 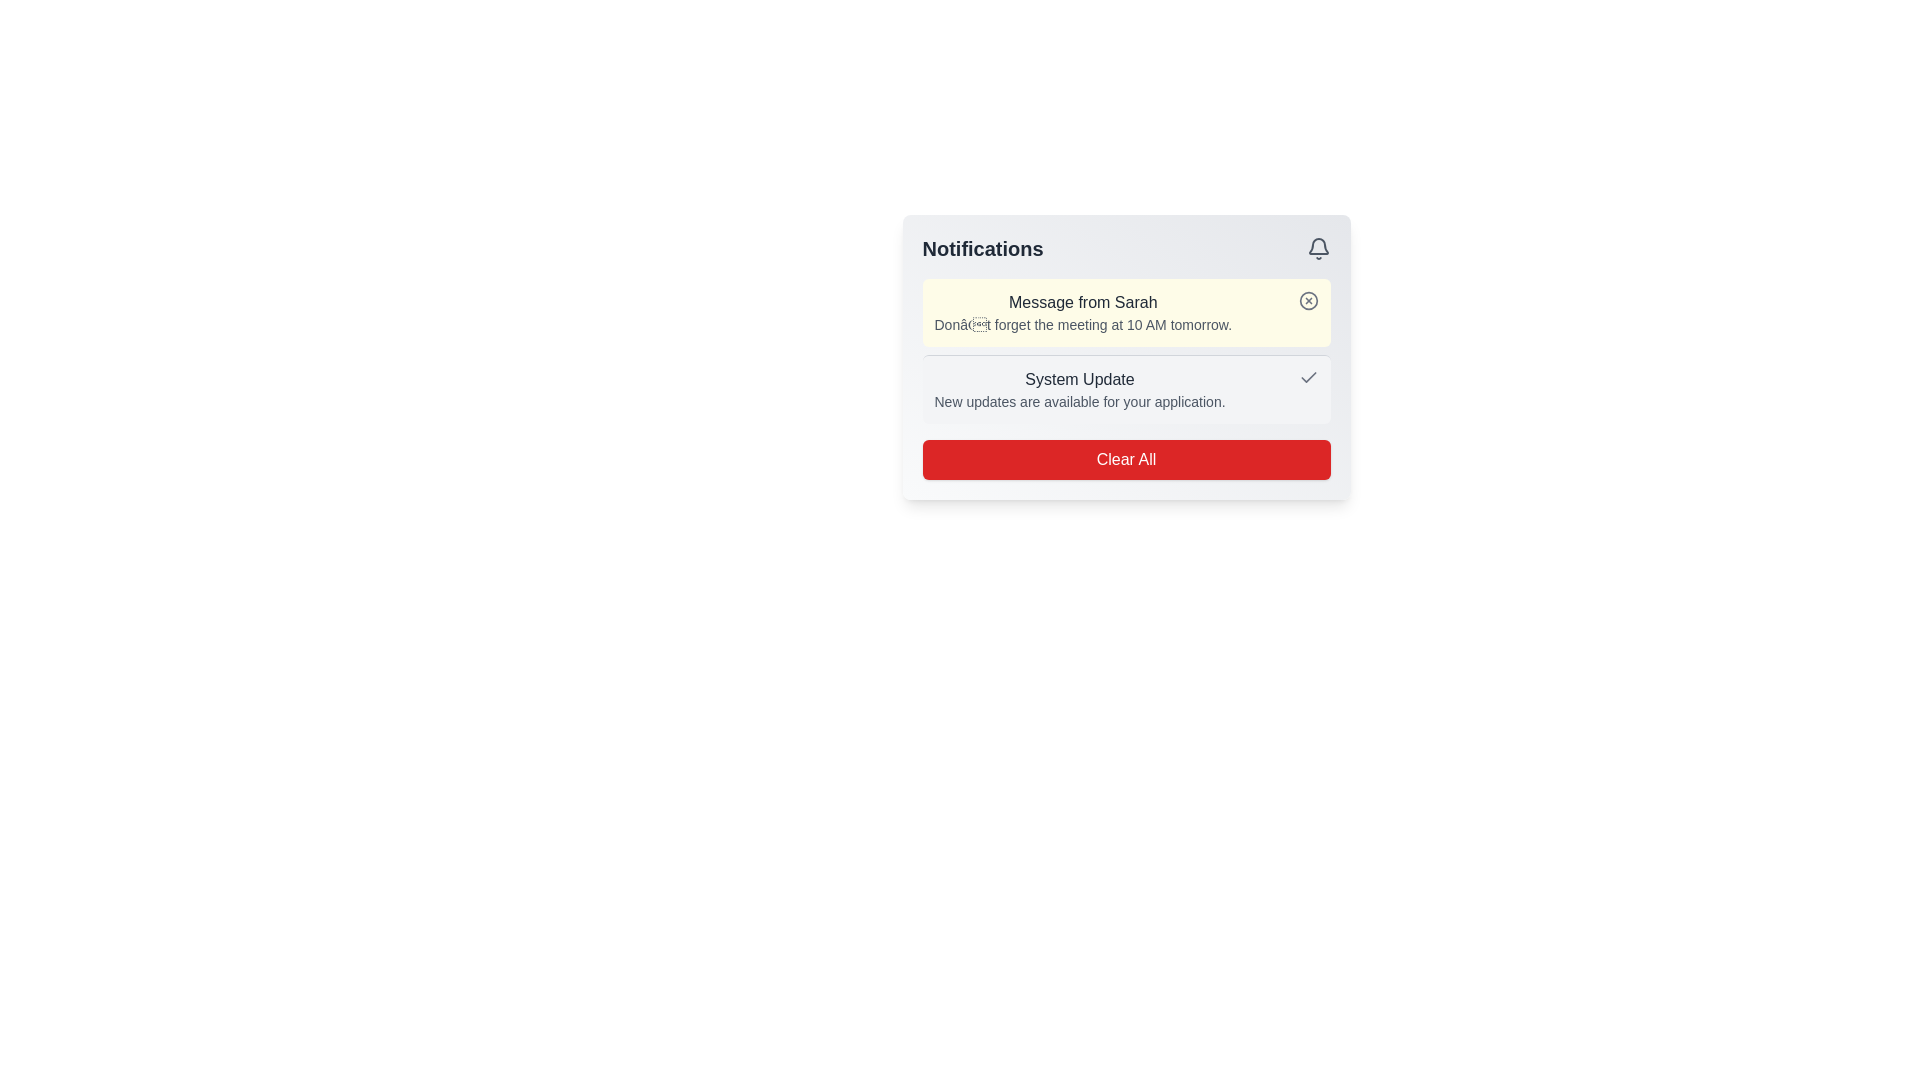 I want to click on text of the 'System Update' notification, which states 'New updates are available for your application.', so click(x=1126, y=389).